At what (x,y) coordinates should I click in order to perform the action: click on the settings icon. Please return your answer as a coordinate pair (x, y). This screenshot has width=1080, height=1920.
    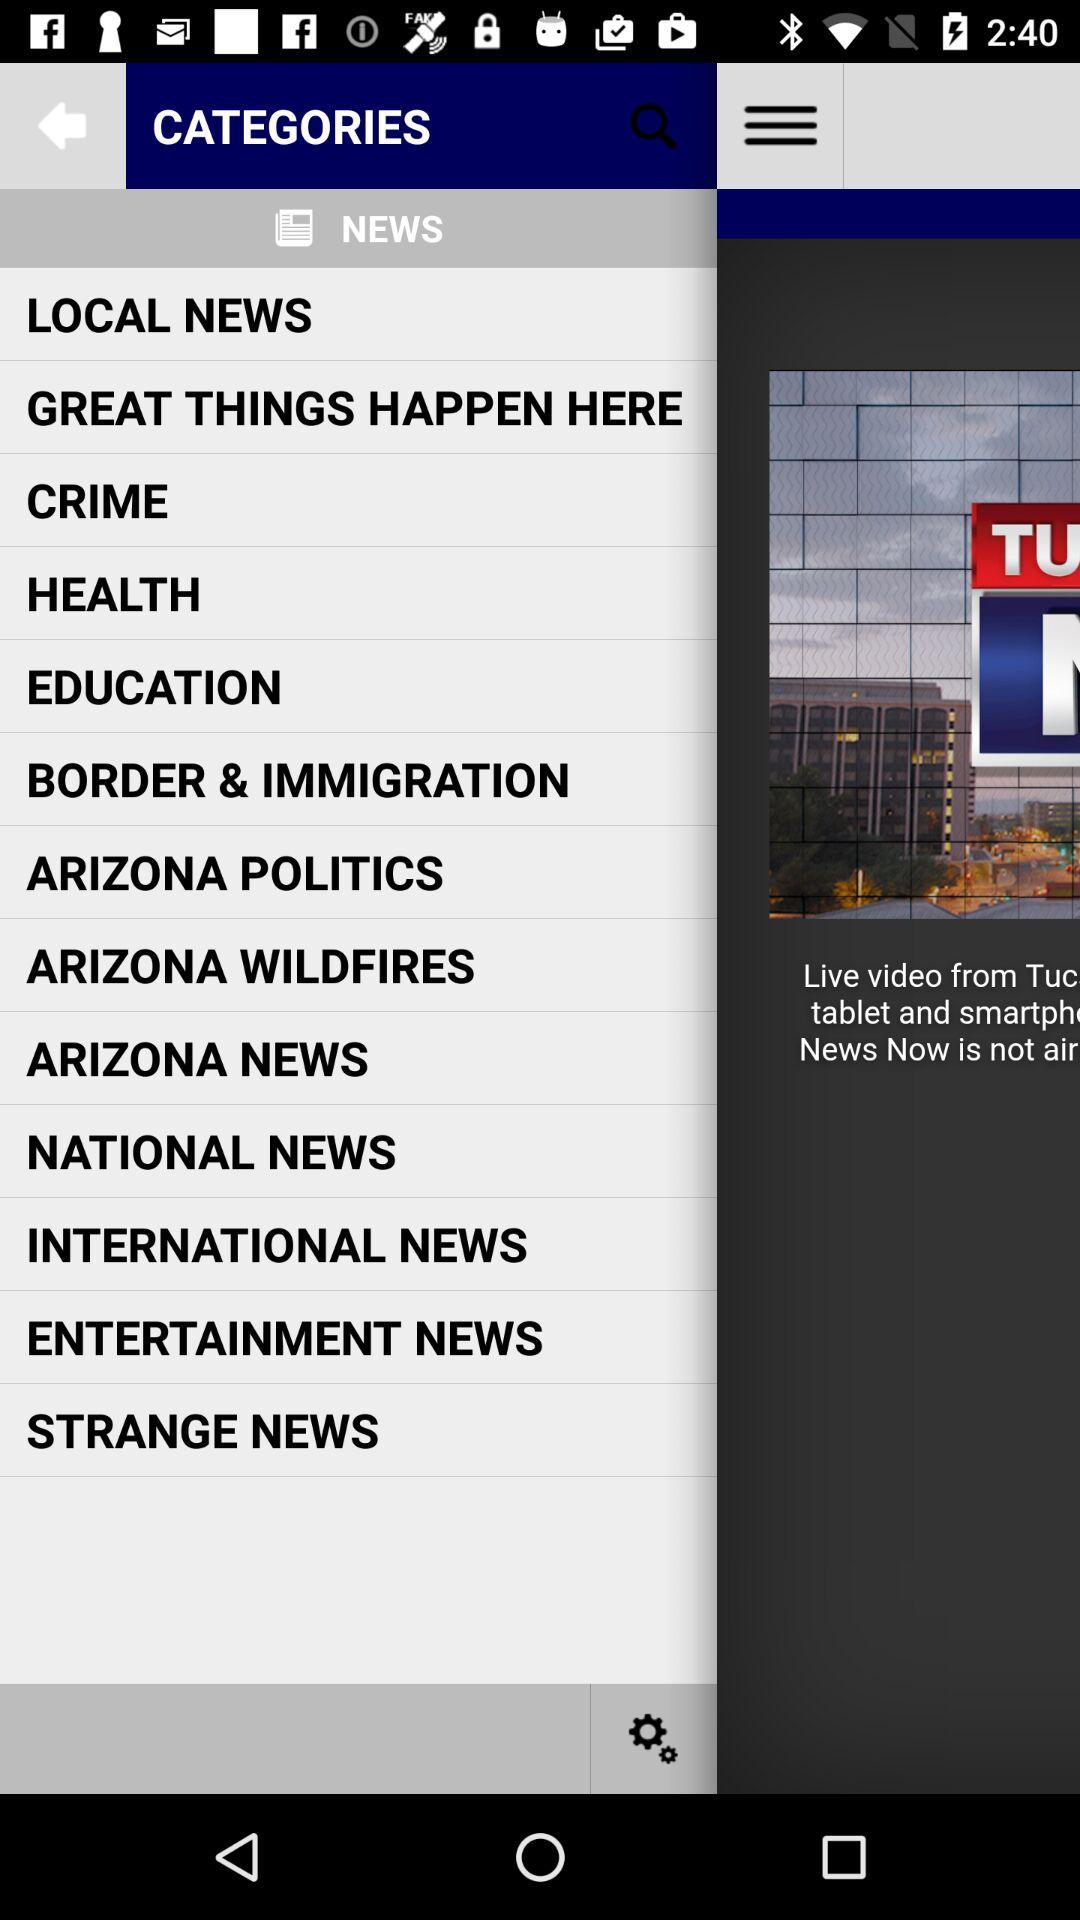
    Looking at the image, I should click on (654, 1737).